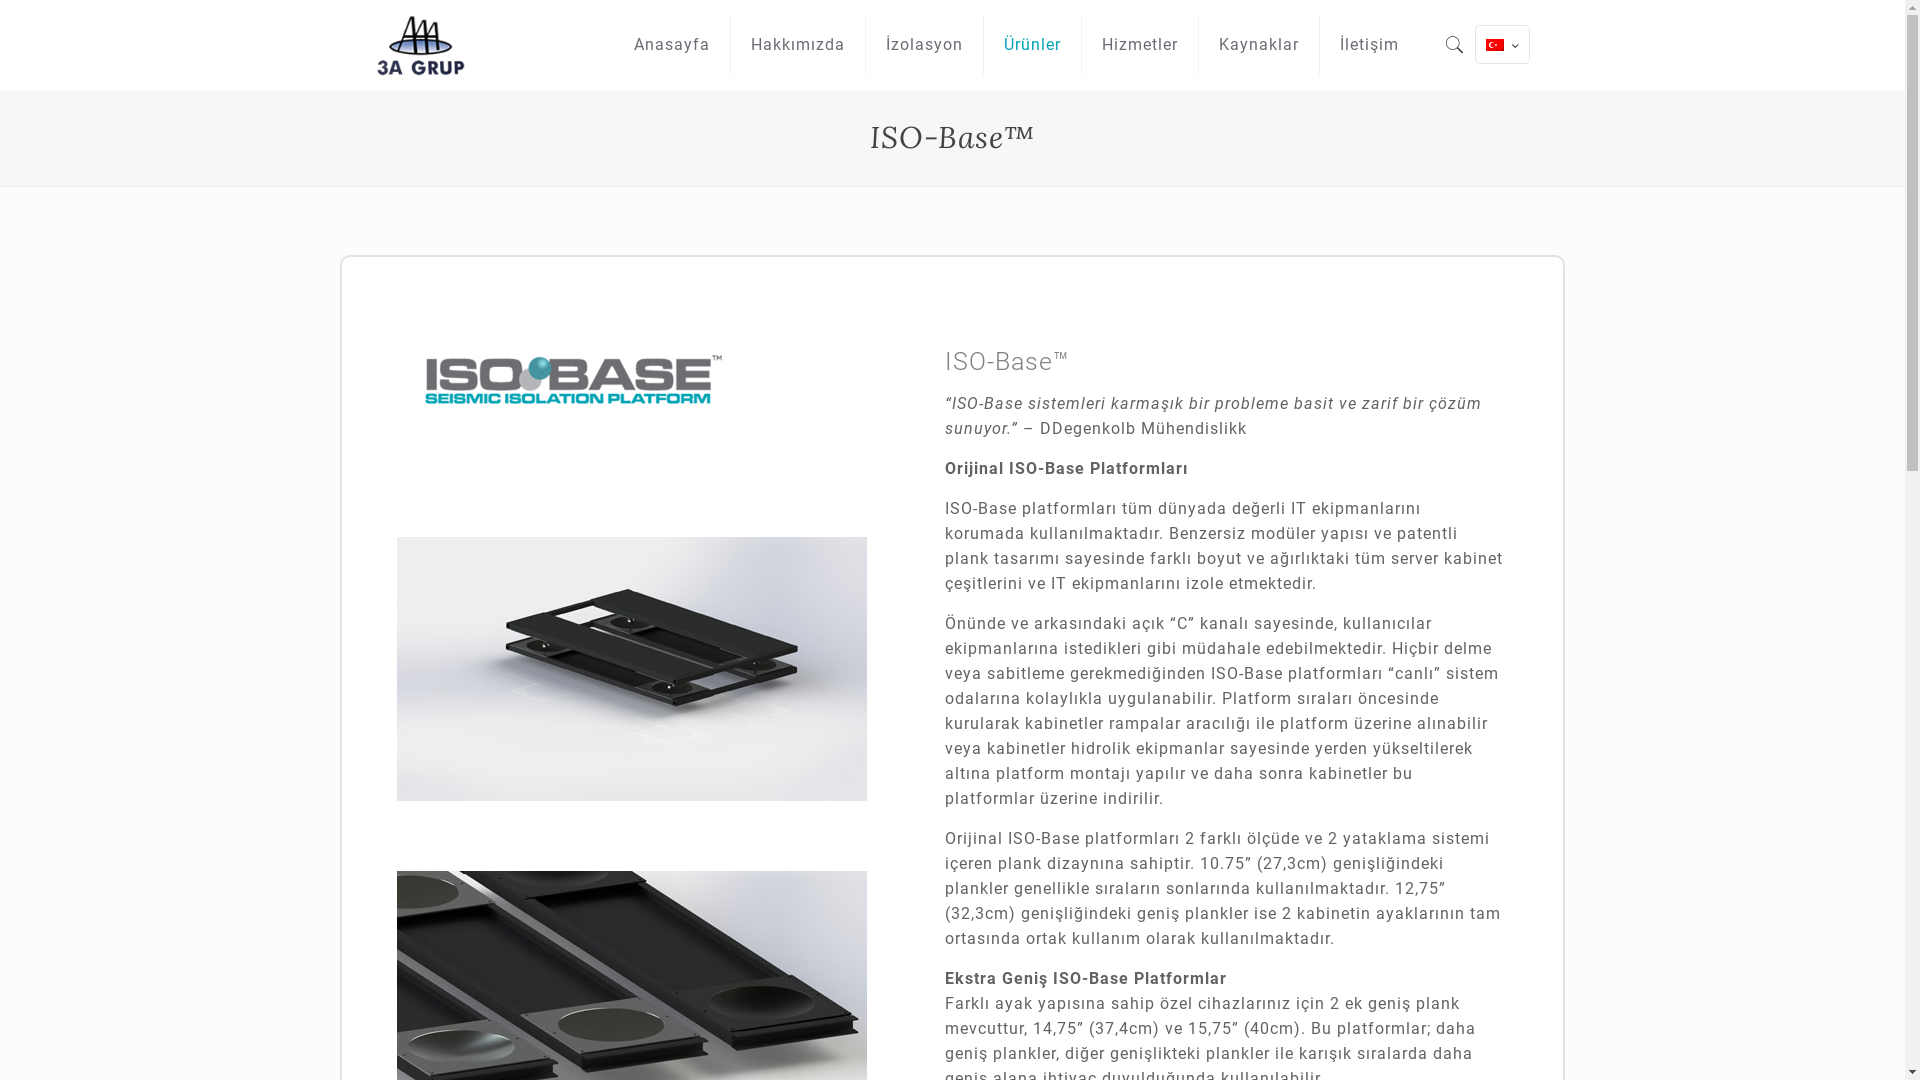 This screenshot has height=1080, width=1920. What do you see at coordinates (422, 45) in the screenshot?
I see `'3AGrup'` at bounding box center [422, 45].